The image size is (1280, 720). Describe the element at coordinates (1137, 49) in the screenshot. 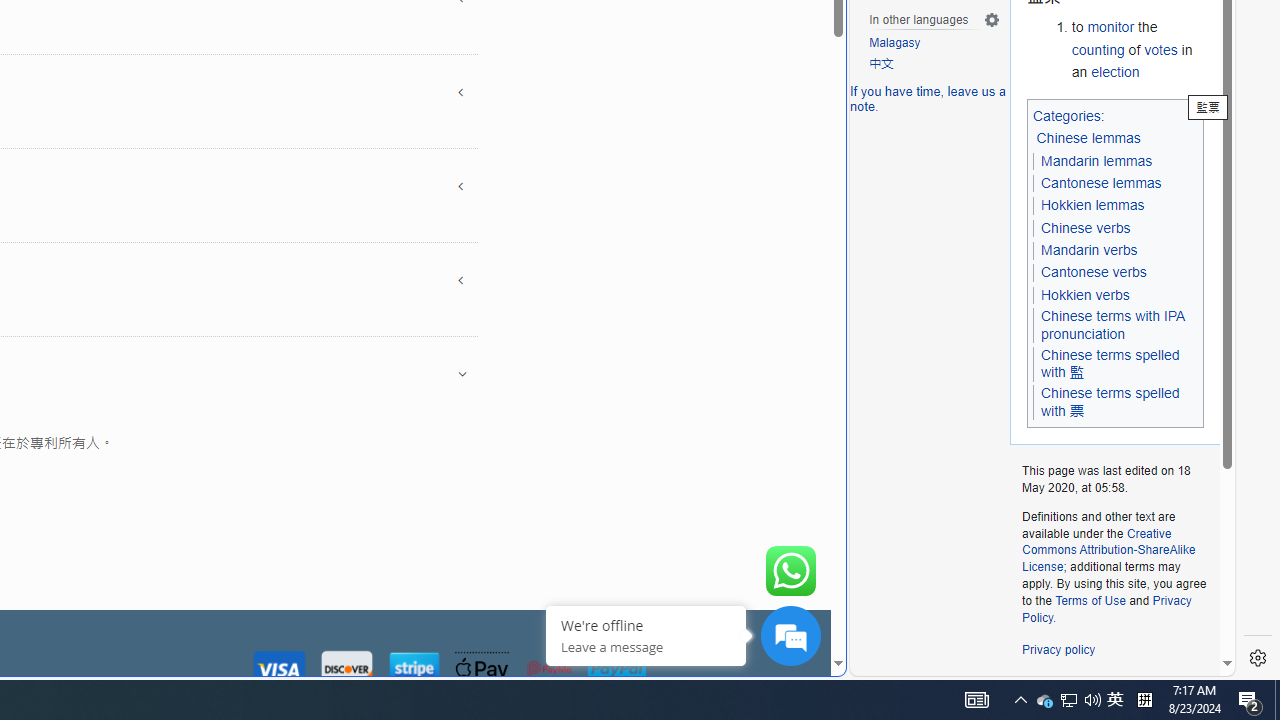

I see `'to monitor the counting of votes in an election'` at that location.